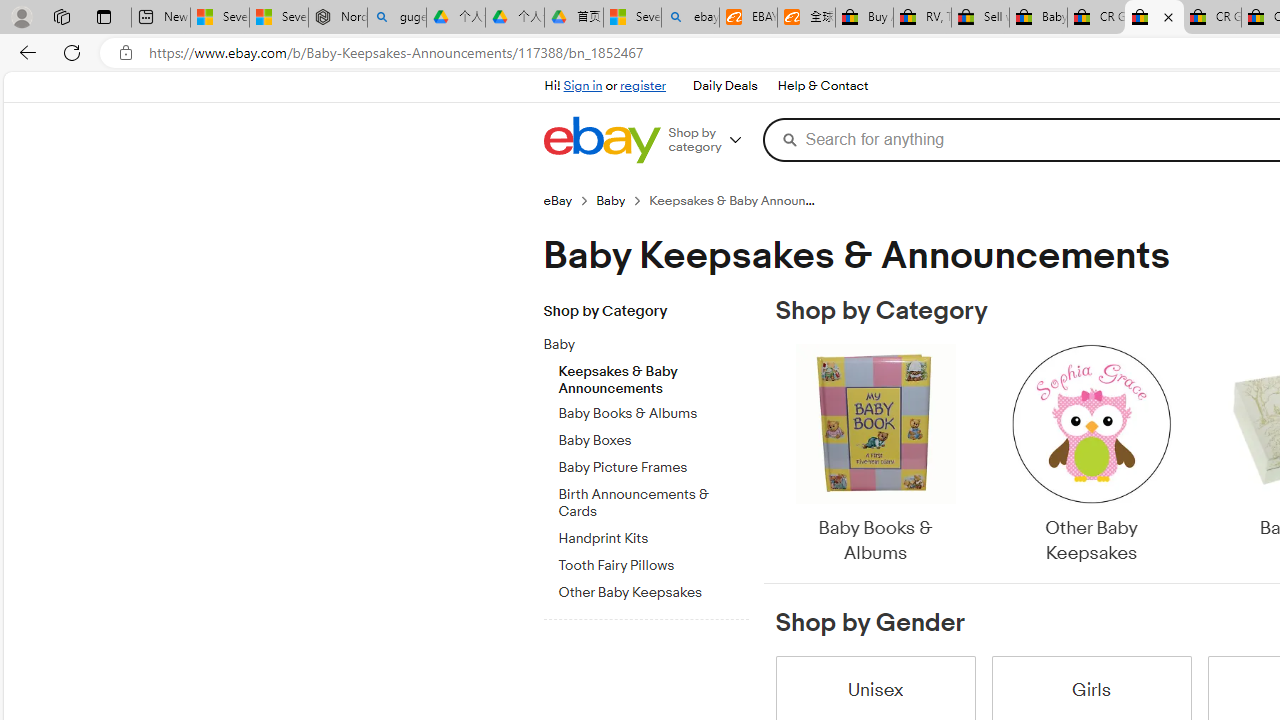 Image resolution: width=1280 pixels, height=720 pixels. Describe the element at coordinates (653, 499) in the screenshot. I see `'Birth Announcements & Cards'` at that location.